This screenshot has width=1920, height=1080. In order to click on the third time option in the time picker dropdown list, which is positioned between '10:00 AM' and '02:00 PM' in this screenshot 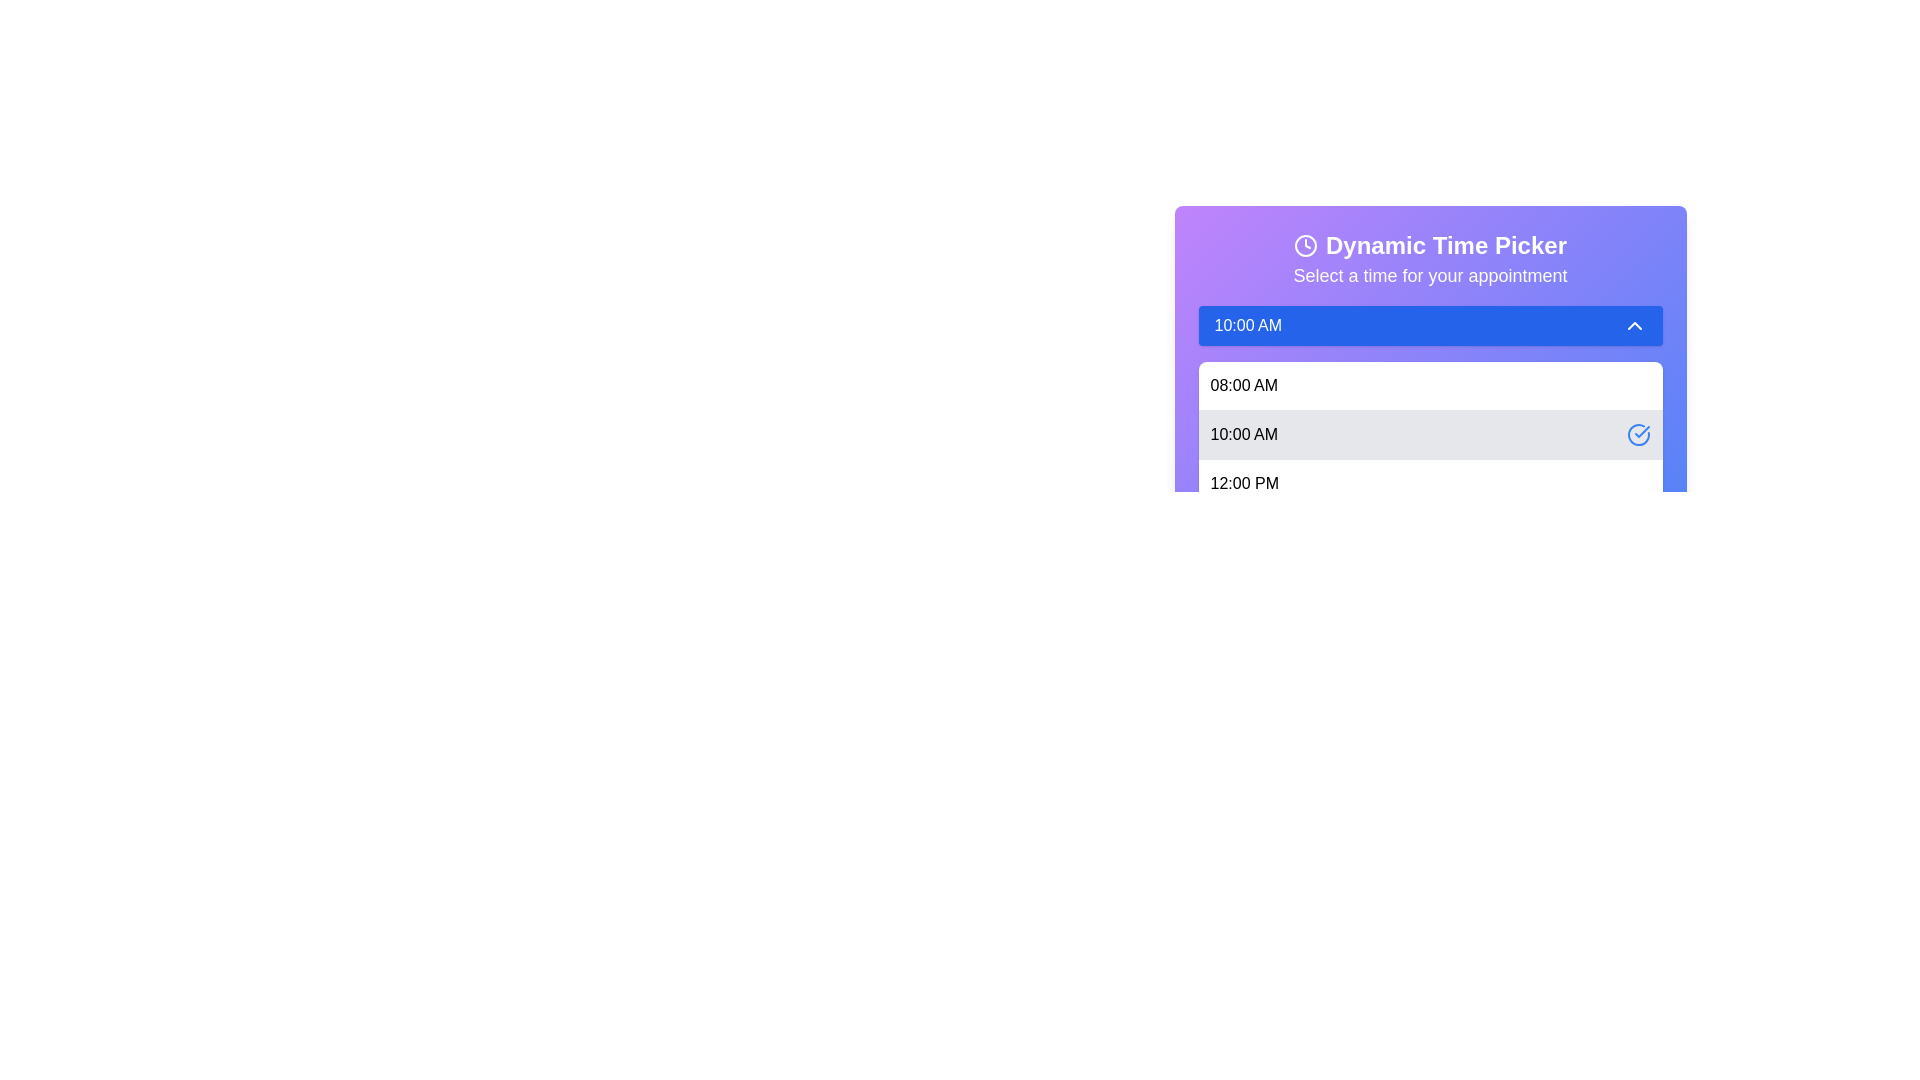, I will do `click(1429, 483)`.